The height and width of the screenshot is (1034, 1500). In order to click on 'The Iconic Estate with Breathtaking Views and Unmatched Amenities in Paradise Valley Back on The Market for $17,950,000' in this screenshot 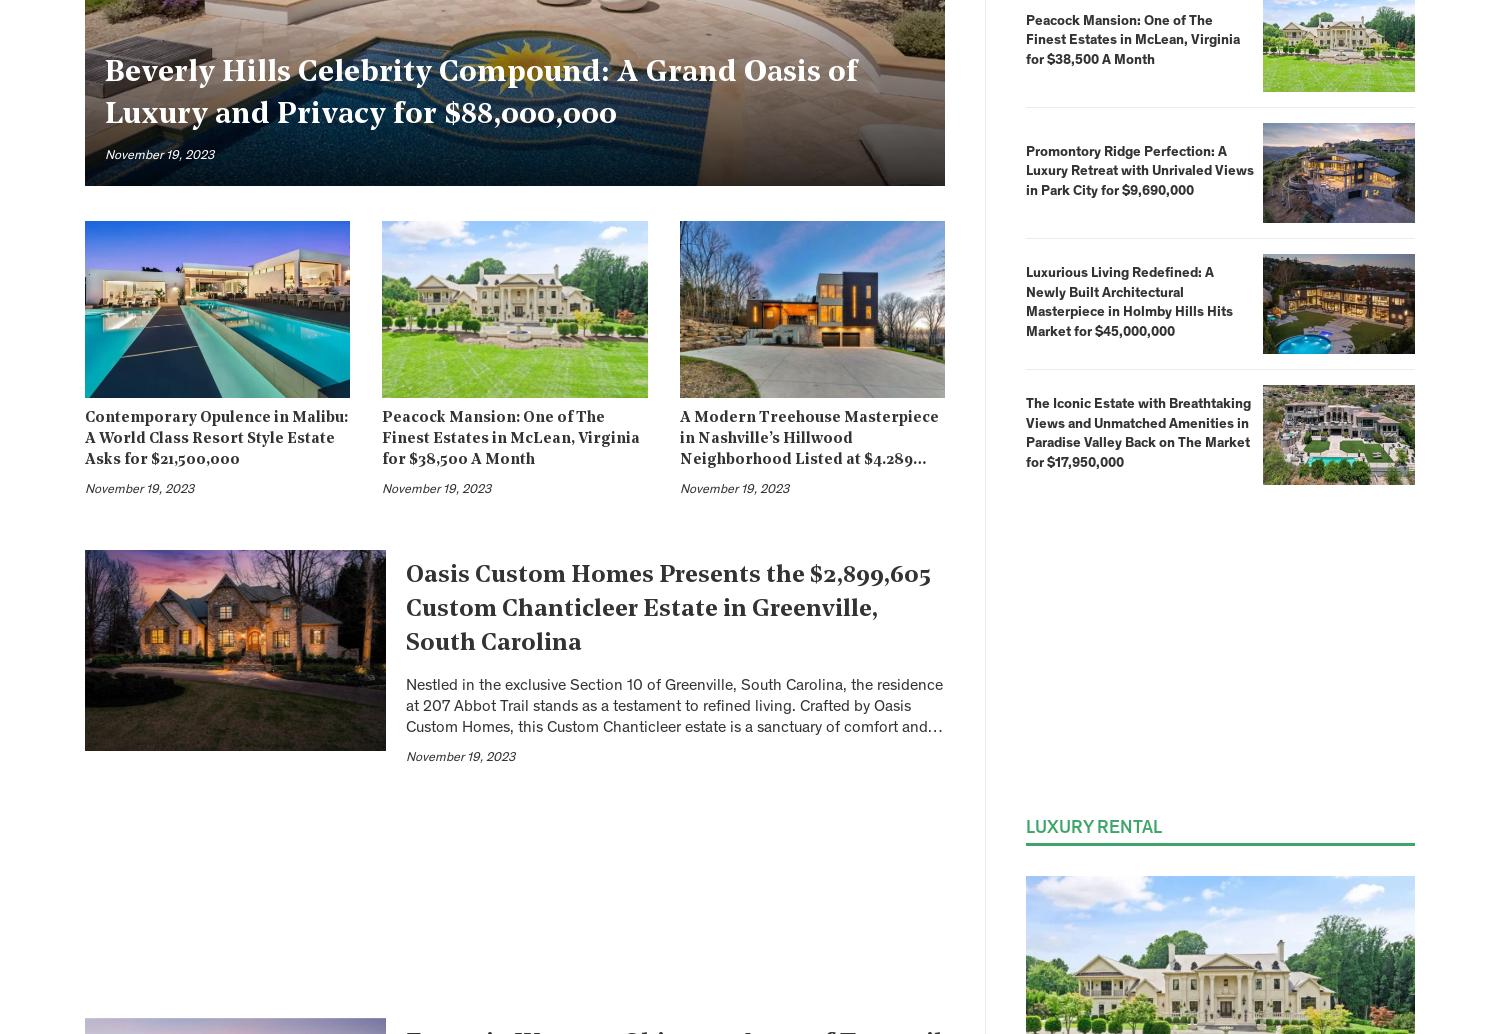, I will do `click(1138, 432)`.